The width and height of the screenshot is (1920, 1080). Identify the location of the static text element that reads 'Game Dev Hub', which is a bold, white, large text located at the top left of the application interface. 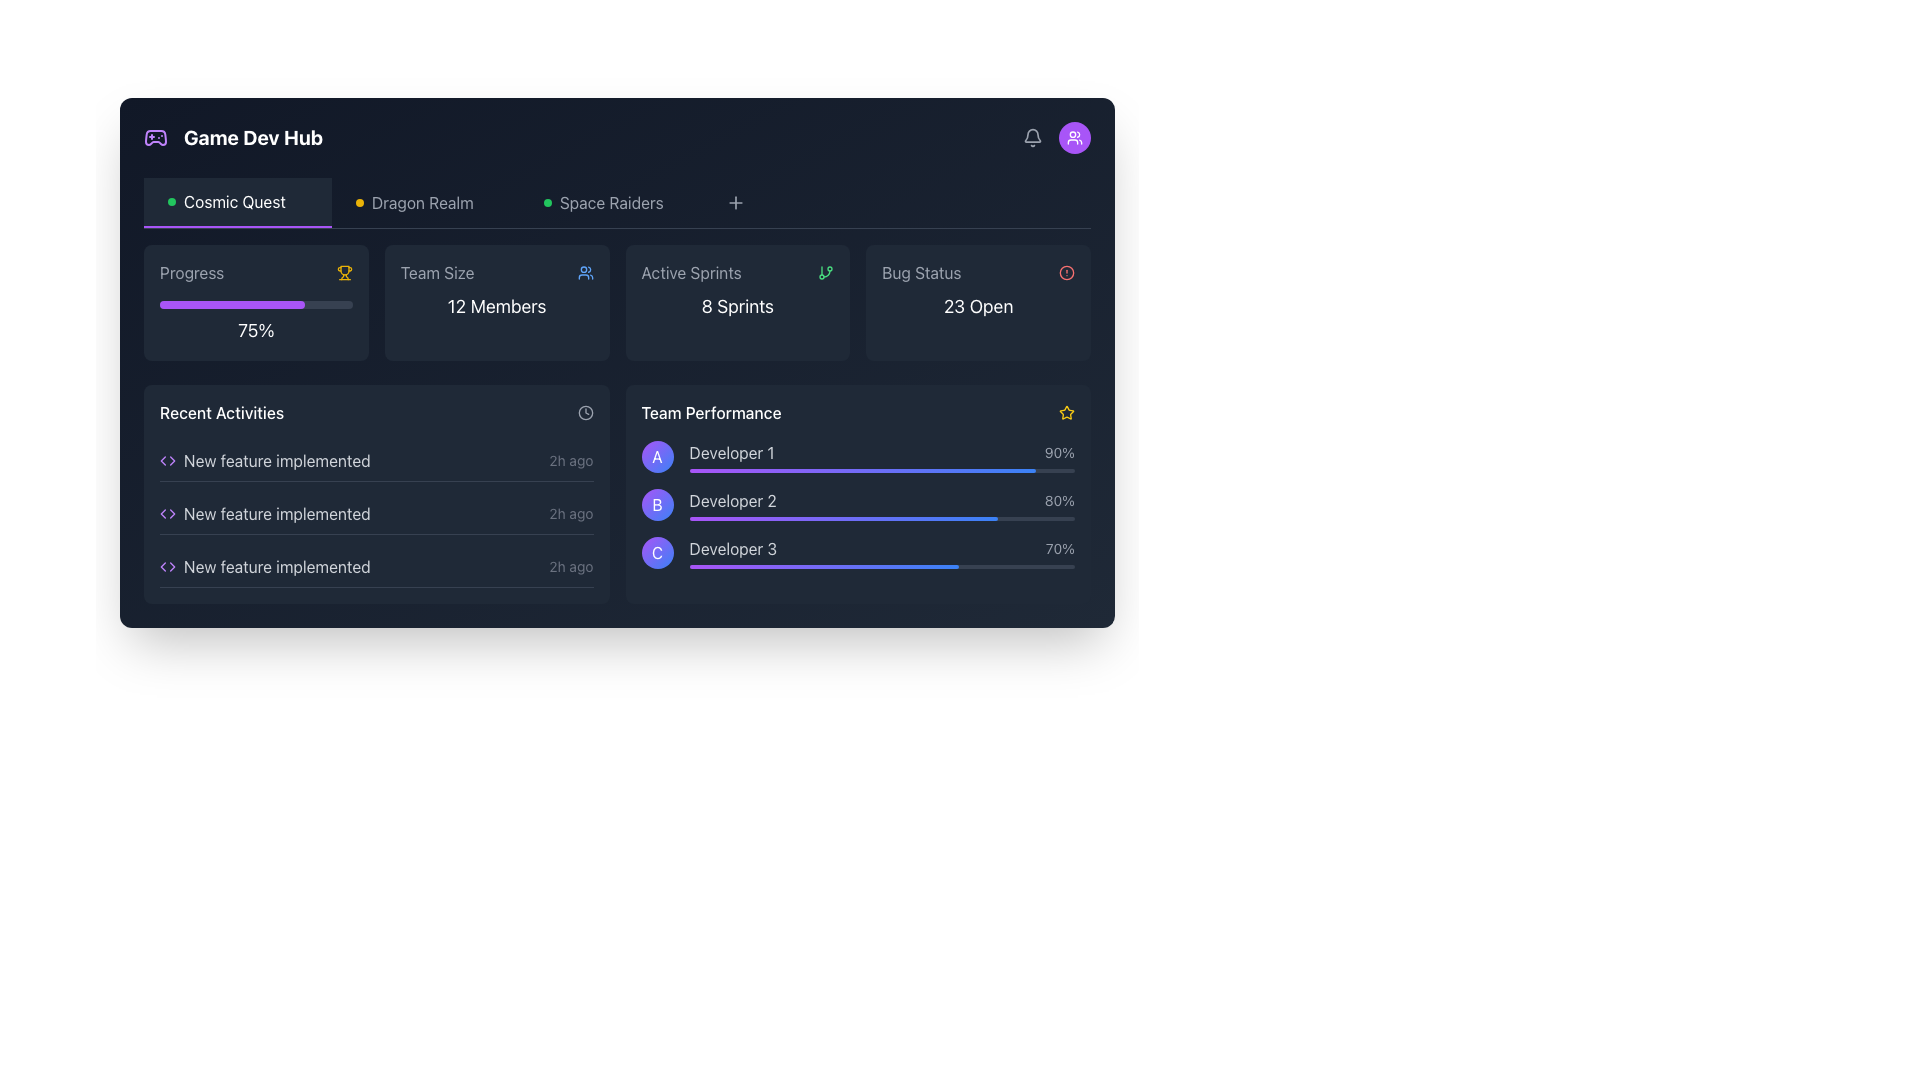
(252, 137).